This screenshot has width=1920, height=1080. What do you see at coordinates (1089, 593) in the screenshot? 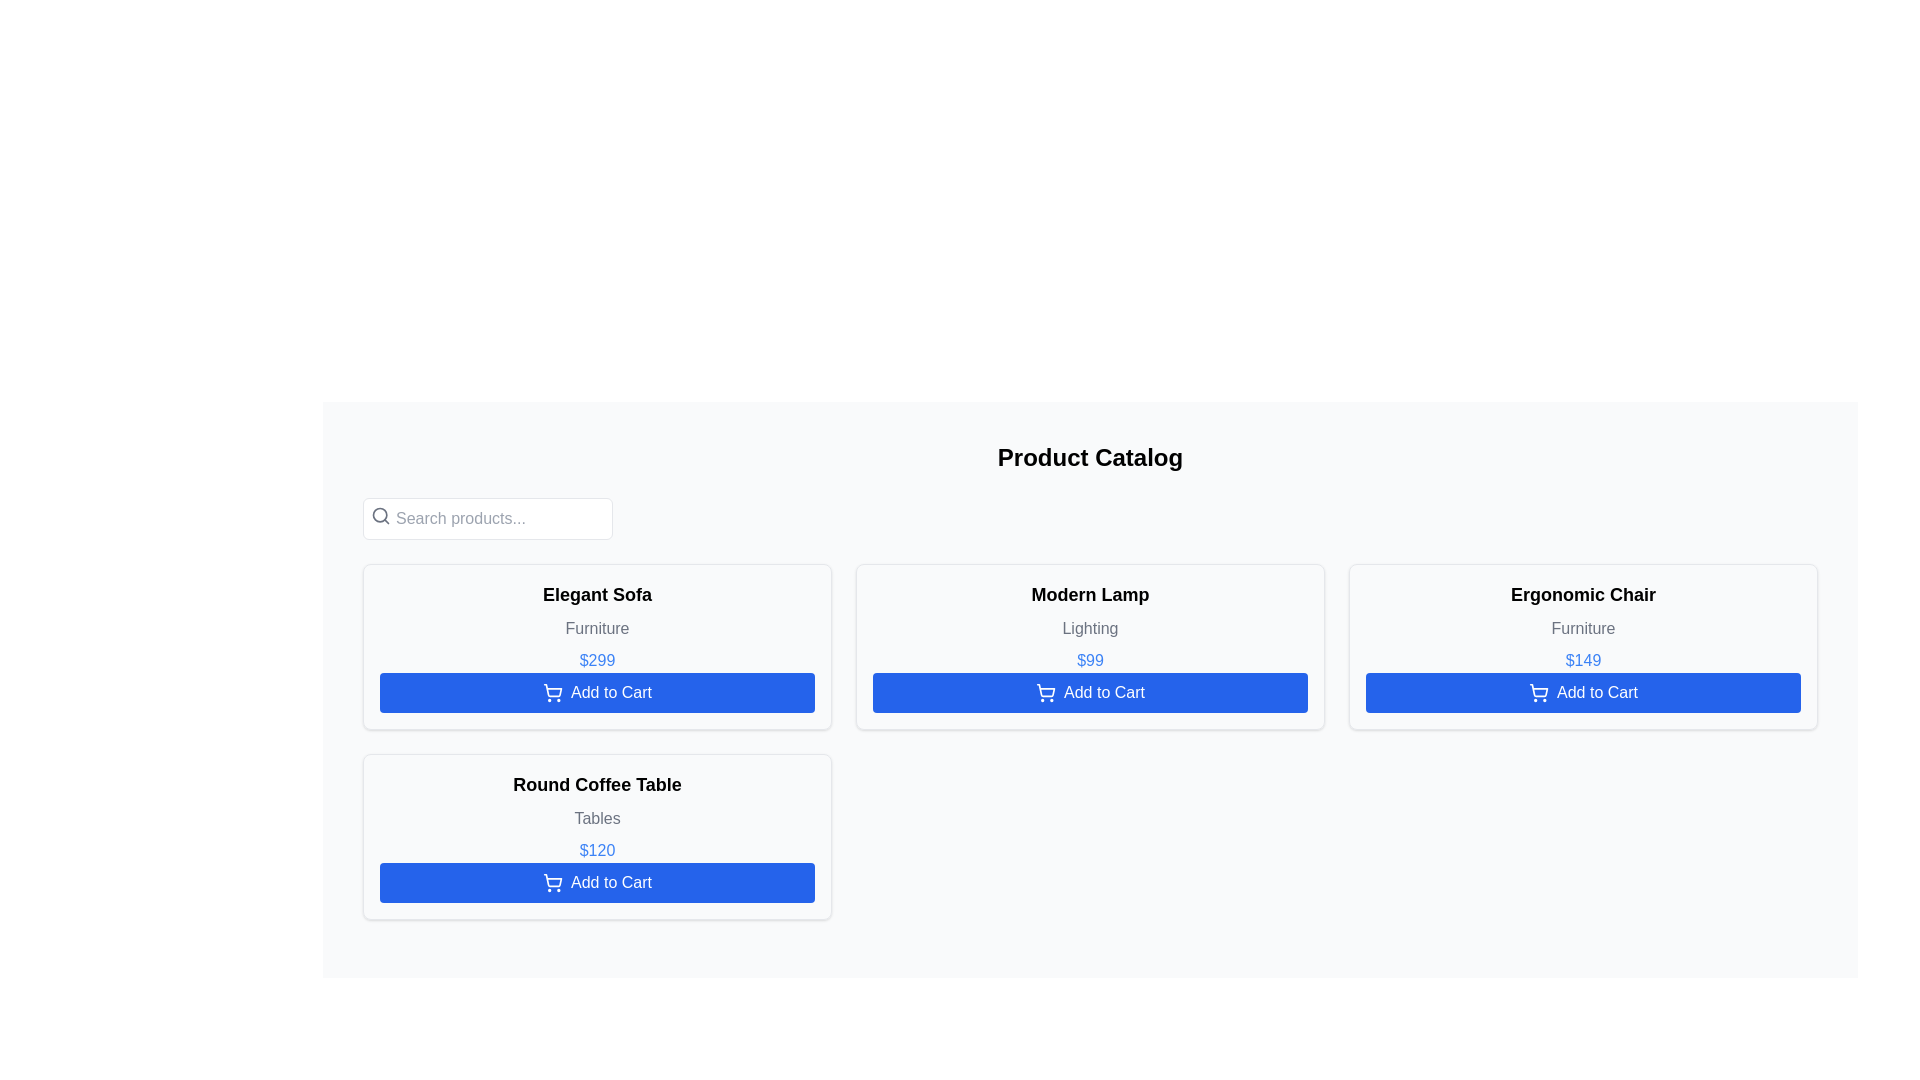
I see `the text 'Modern Lamp' from the text label positioned at the top center of the product card for copying or referencing` at bounding box center [1089, 593].